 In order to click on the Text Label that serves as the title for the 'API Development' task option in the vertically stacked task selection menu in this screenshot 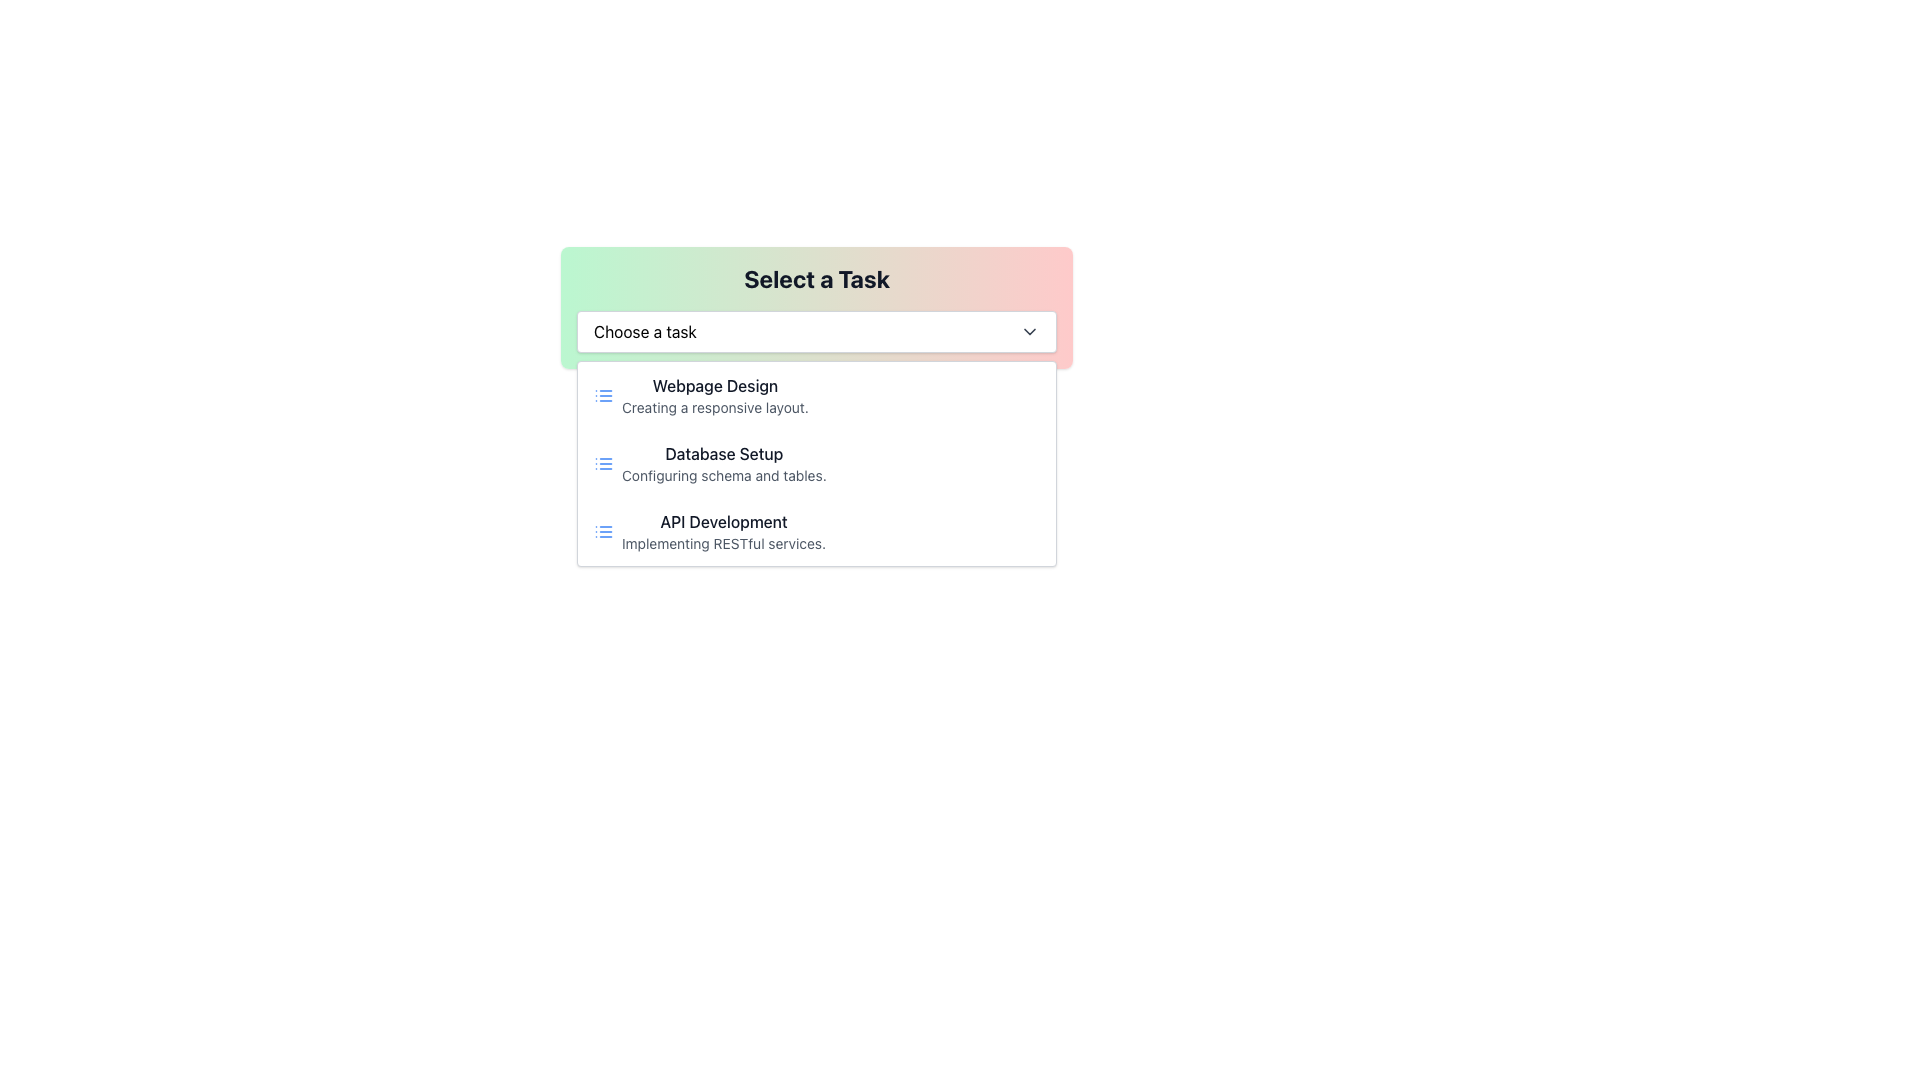, I will do `click(723, 520)`.